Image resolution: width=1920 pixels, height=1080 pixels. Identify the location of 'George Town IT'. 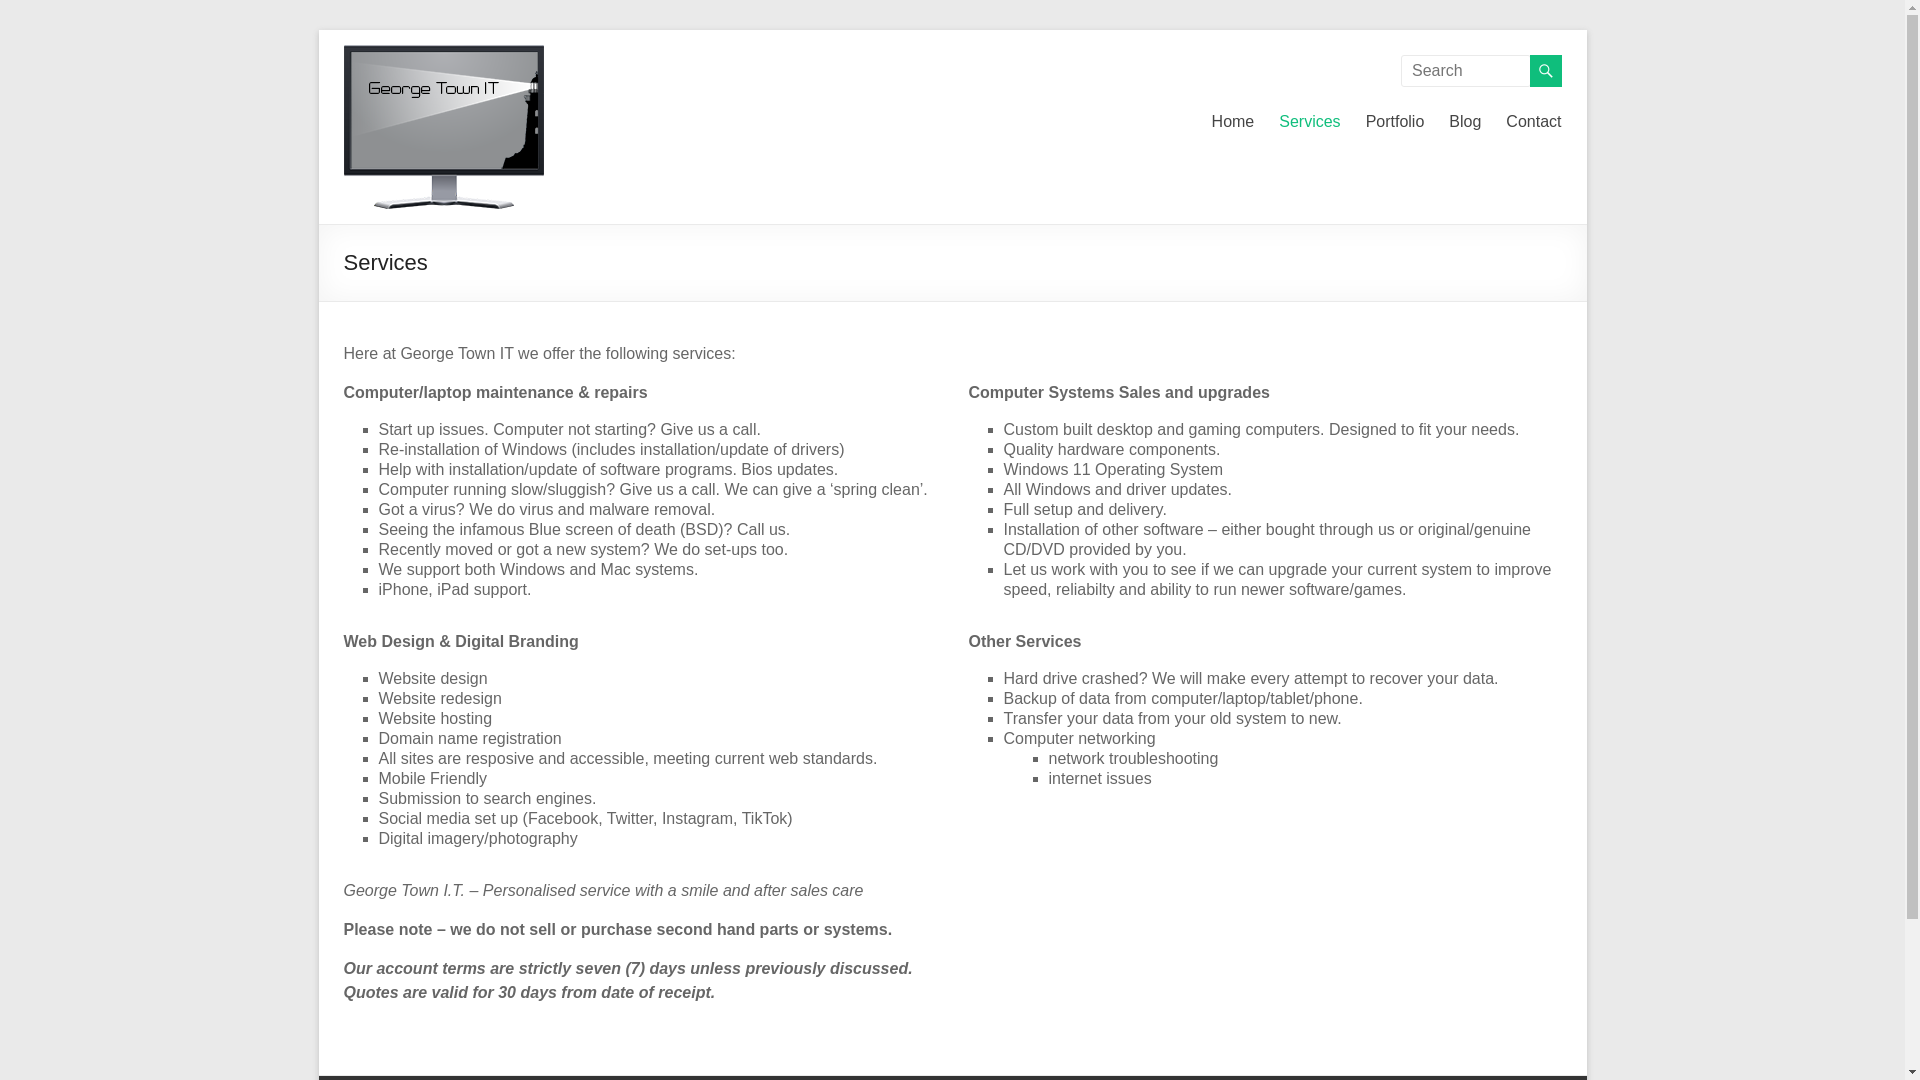
(401, 109).